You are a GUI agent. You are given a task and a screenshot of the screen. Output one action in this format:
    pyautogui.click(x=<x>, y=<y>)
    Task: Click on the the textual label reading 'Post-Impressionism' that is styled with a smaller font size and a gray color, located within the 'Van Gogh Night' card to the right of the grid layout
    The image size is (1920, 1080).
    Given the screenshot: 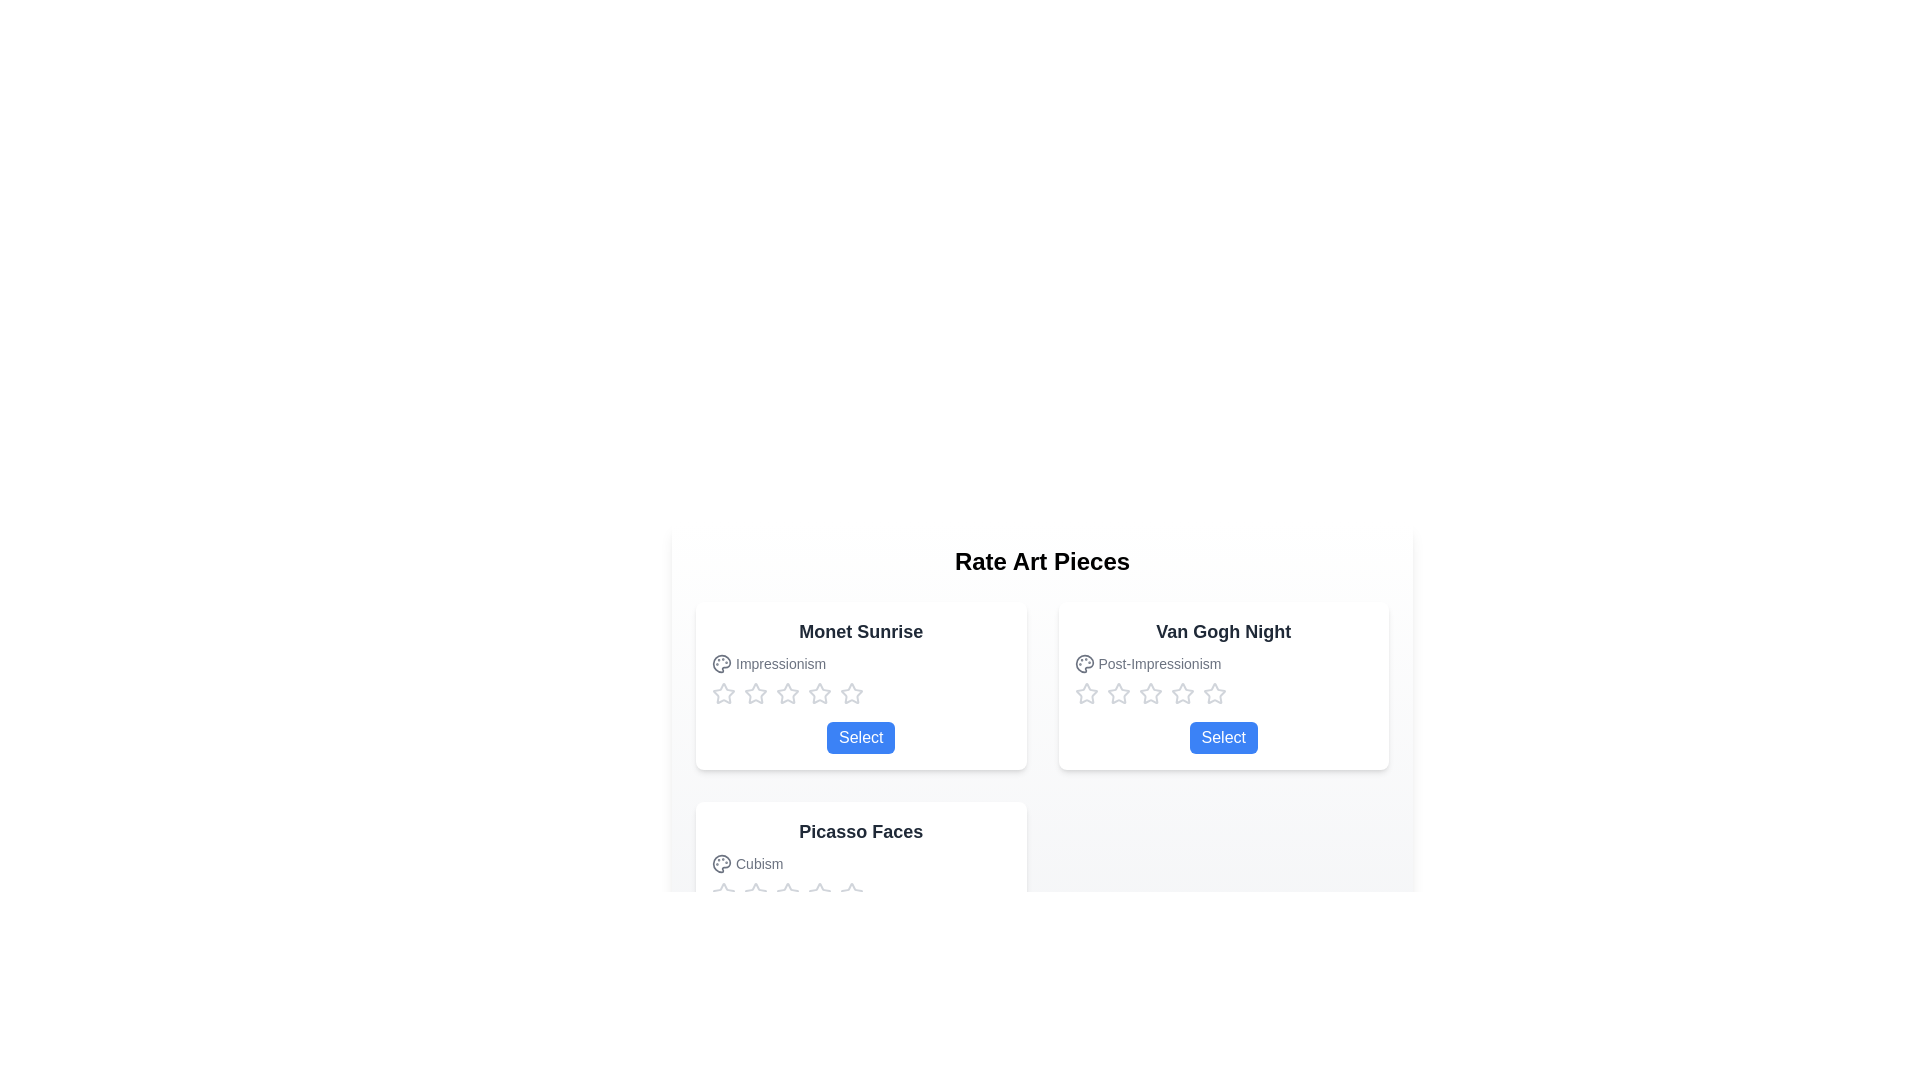 What is the action you would take?
    pyautogui.click(x=1222, y=663)
    